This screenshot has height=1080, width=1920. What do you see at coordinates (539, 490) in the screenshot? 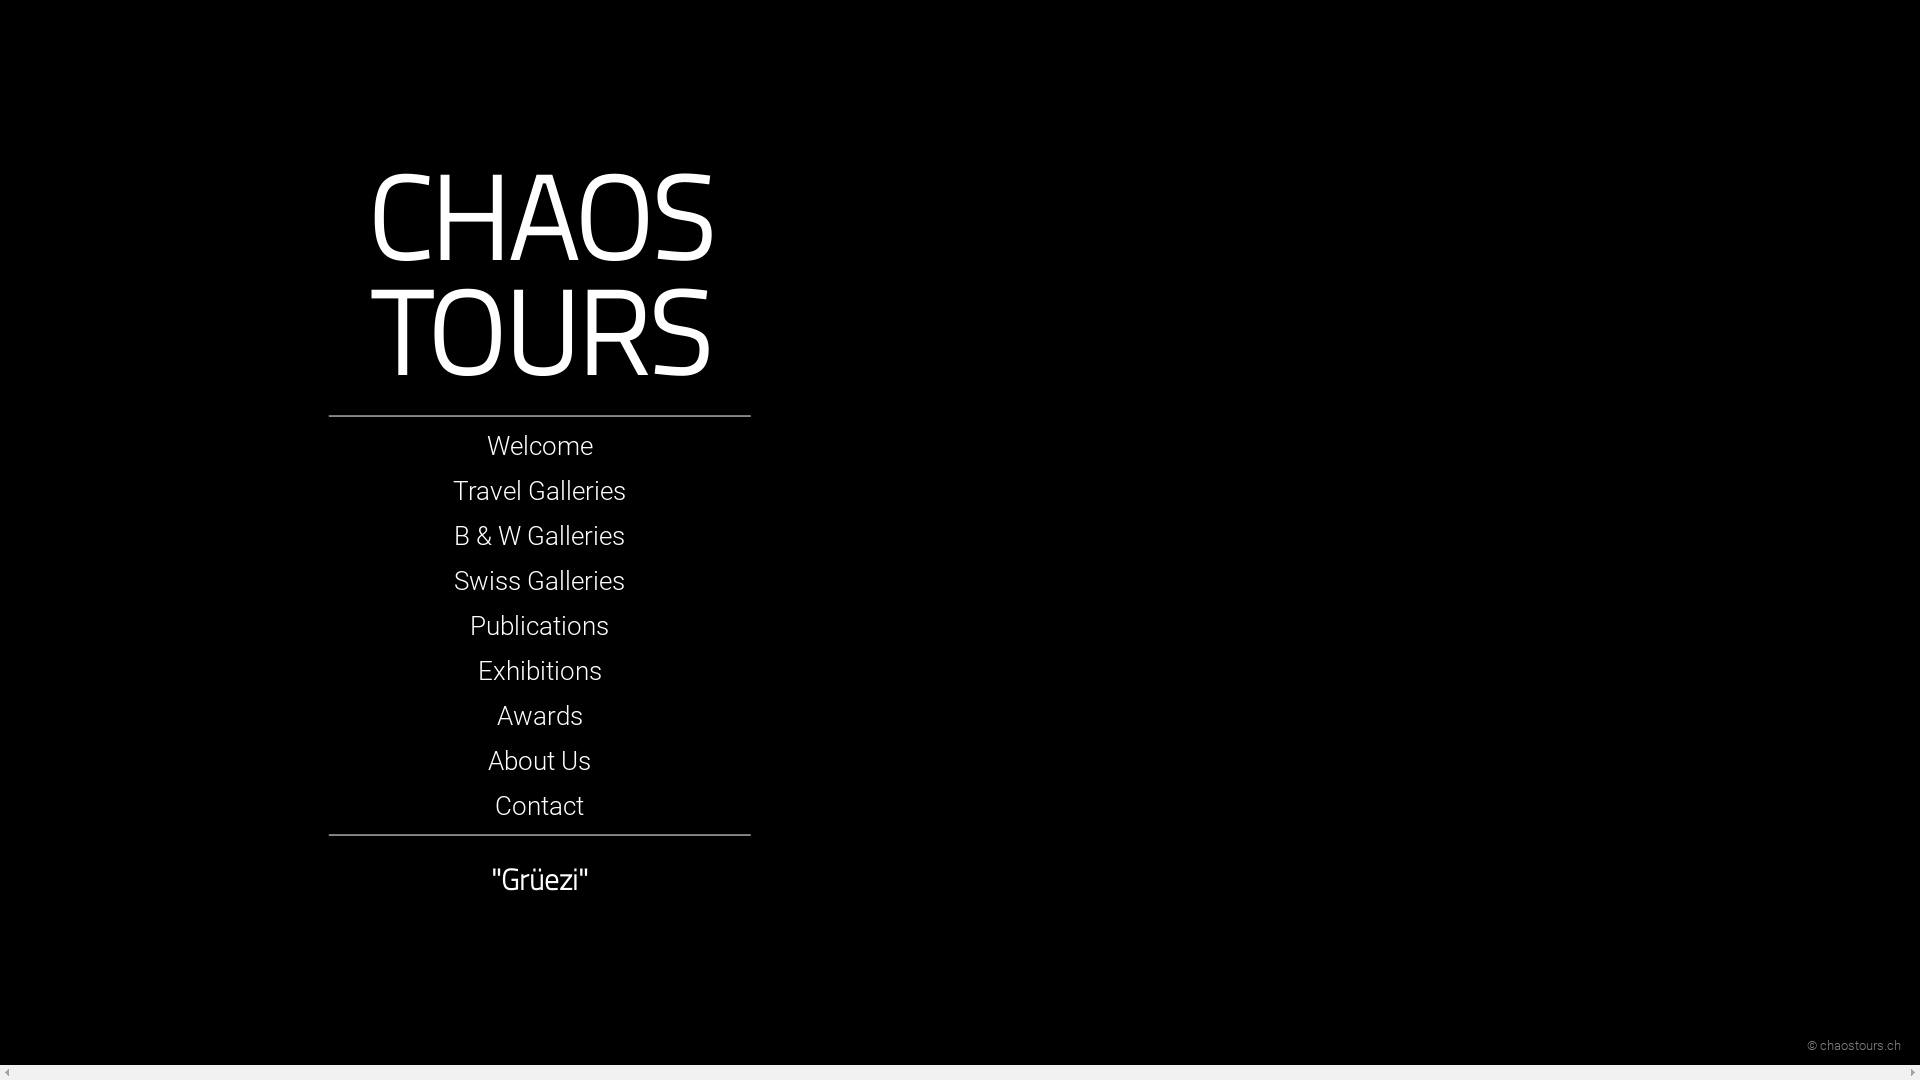
I see `'Travel Galleries'` at bounding box center [539, 490].